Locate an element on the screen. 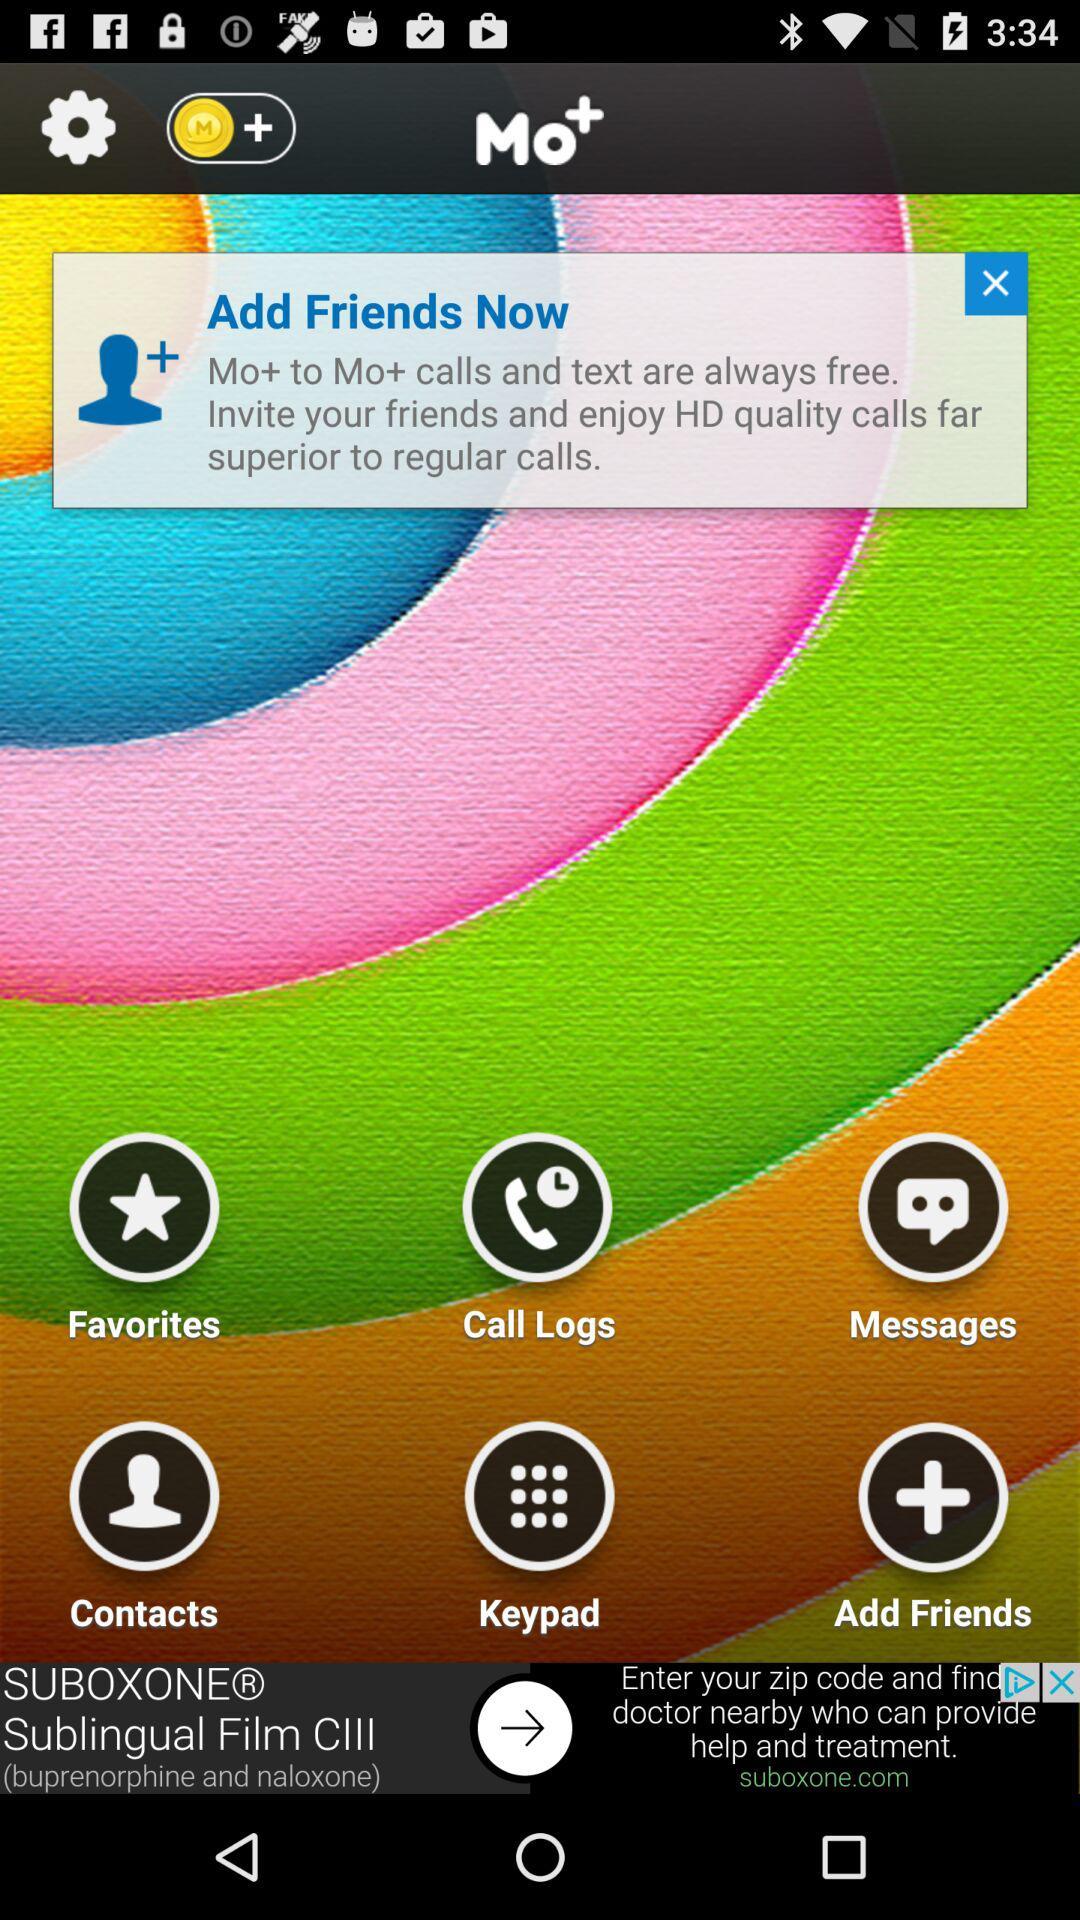  the image is located at coordinates (933, 1228).